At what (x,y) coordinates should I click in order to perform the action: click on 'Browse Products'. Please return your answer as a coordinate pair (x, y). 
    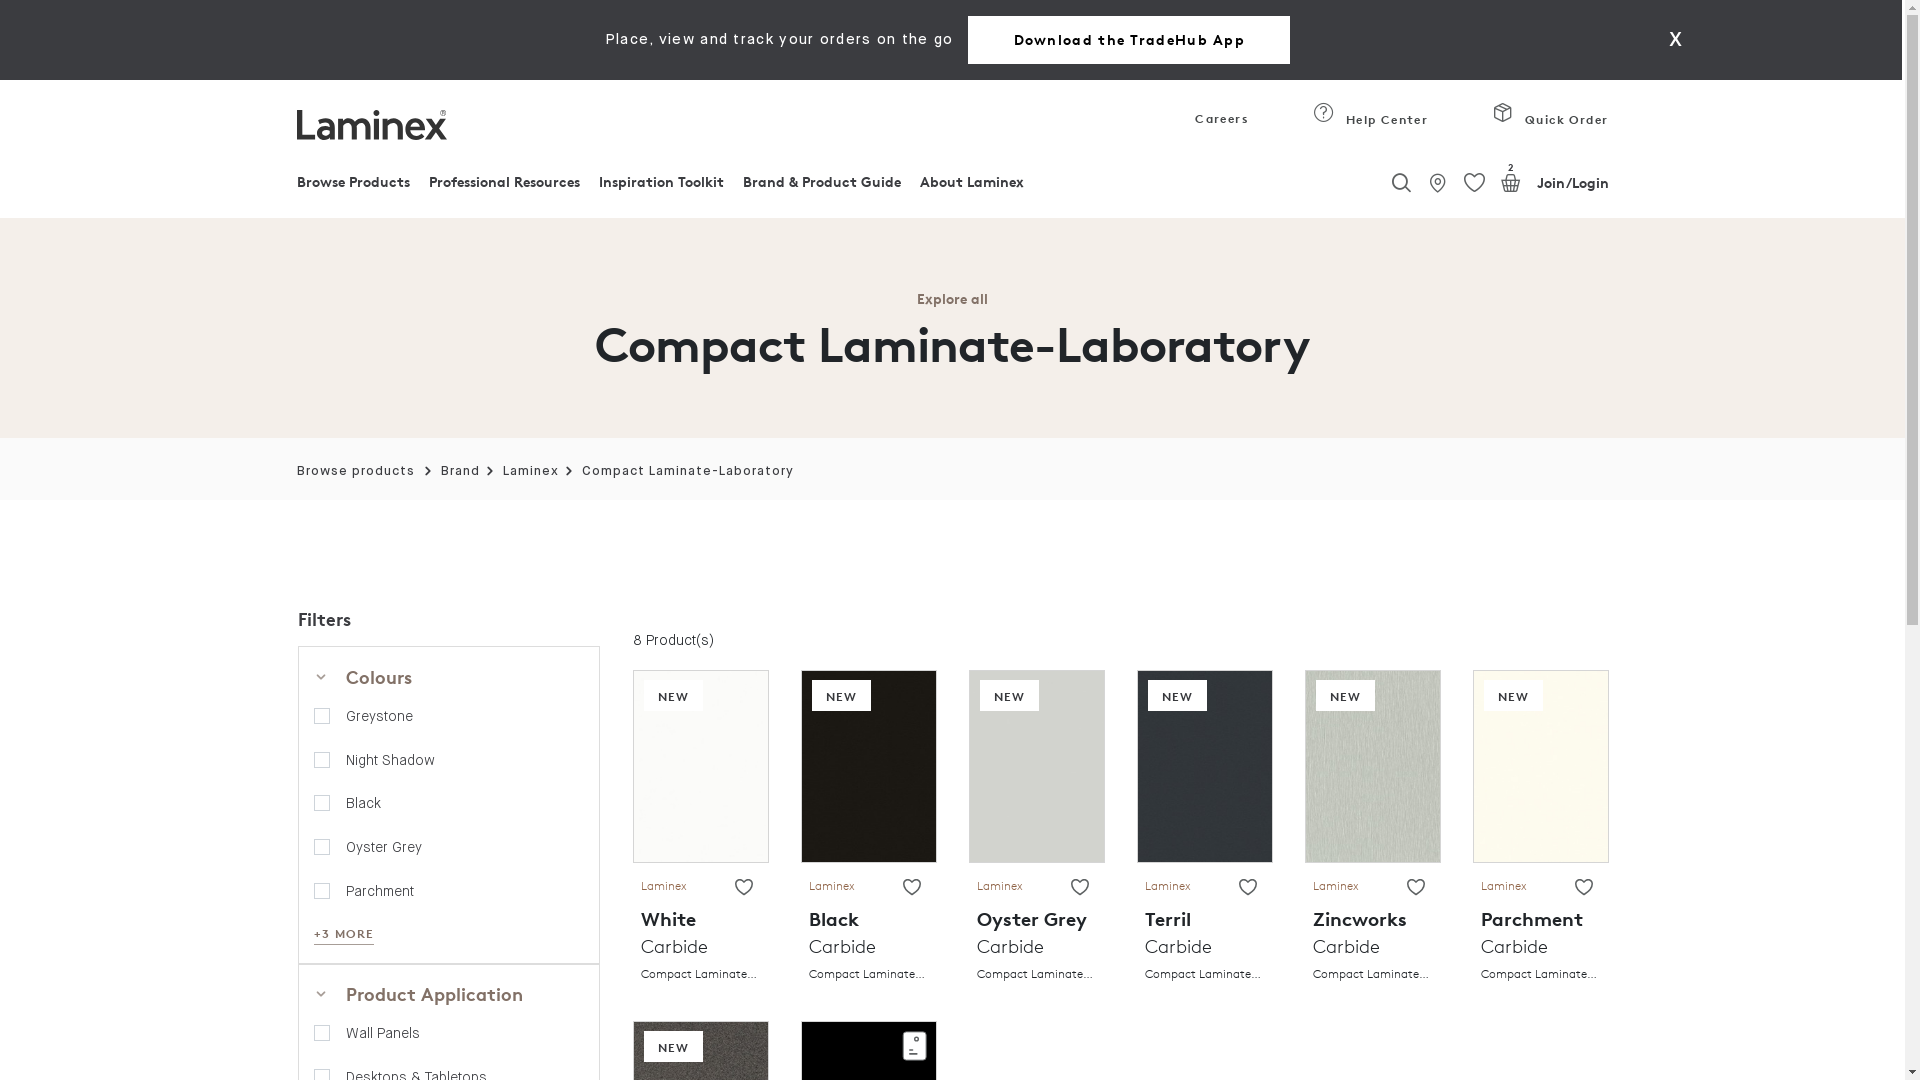
    Looking at the image, I should click on (352, 186).